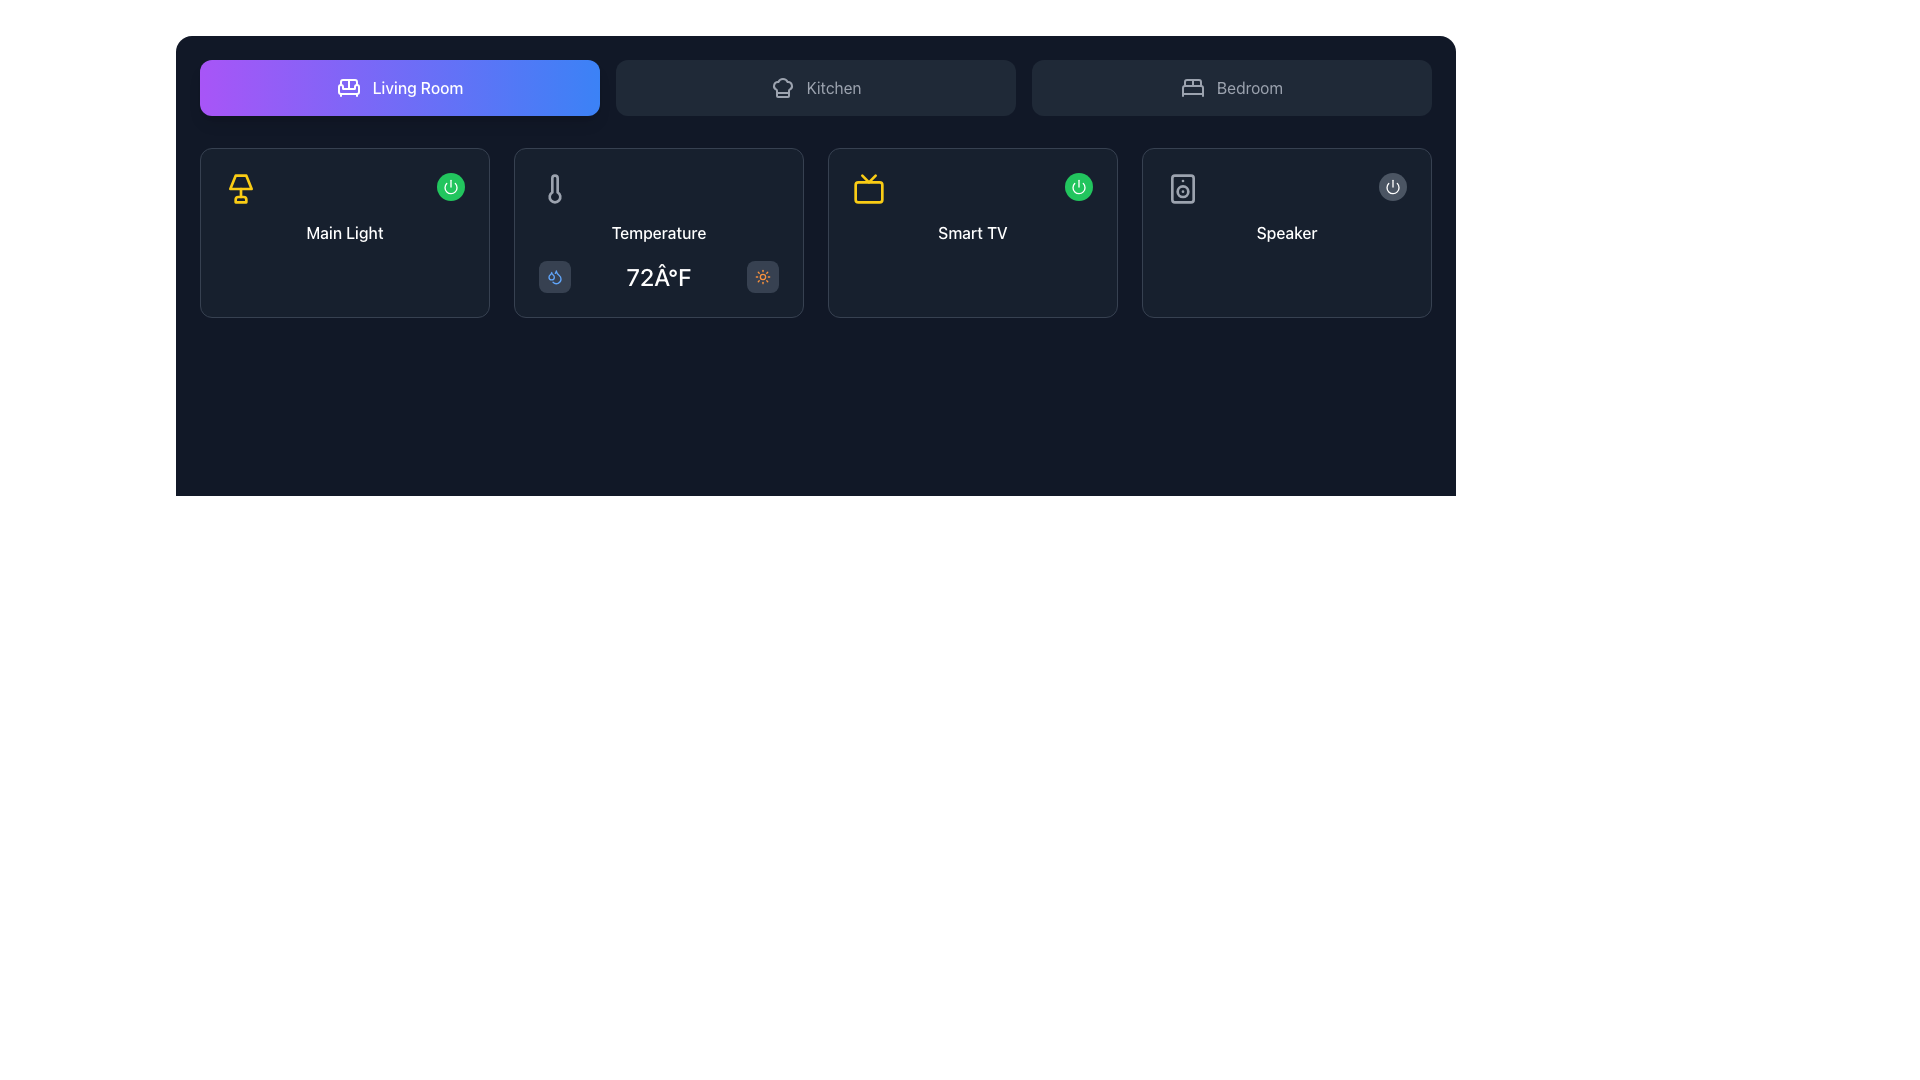  I want to click on the static text display showing the temperature value '72°F', which is located in the 'Temperature' card of the control panel interface, so click(658, 277).